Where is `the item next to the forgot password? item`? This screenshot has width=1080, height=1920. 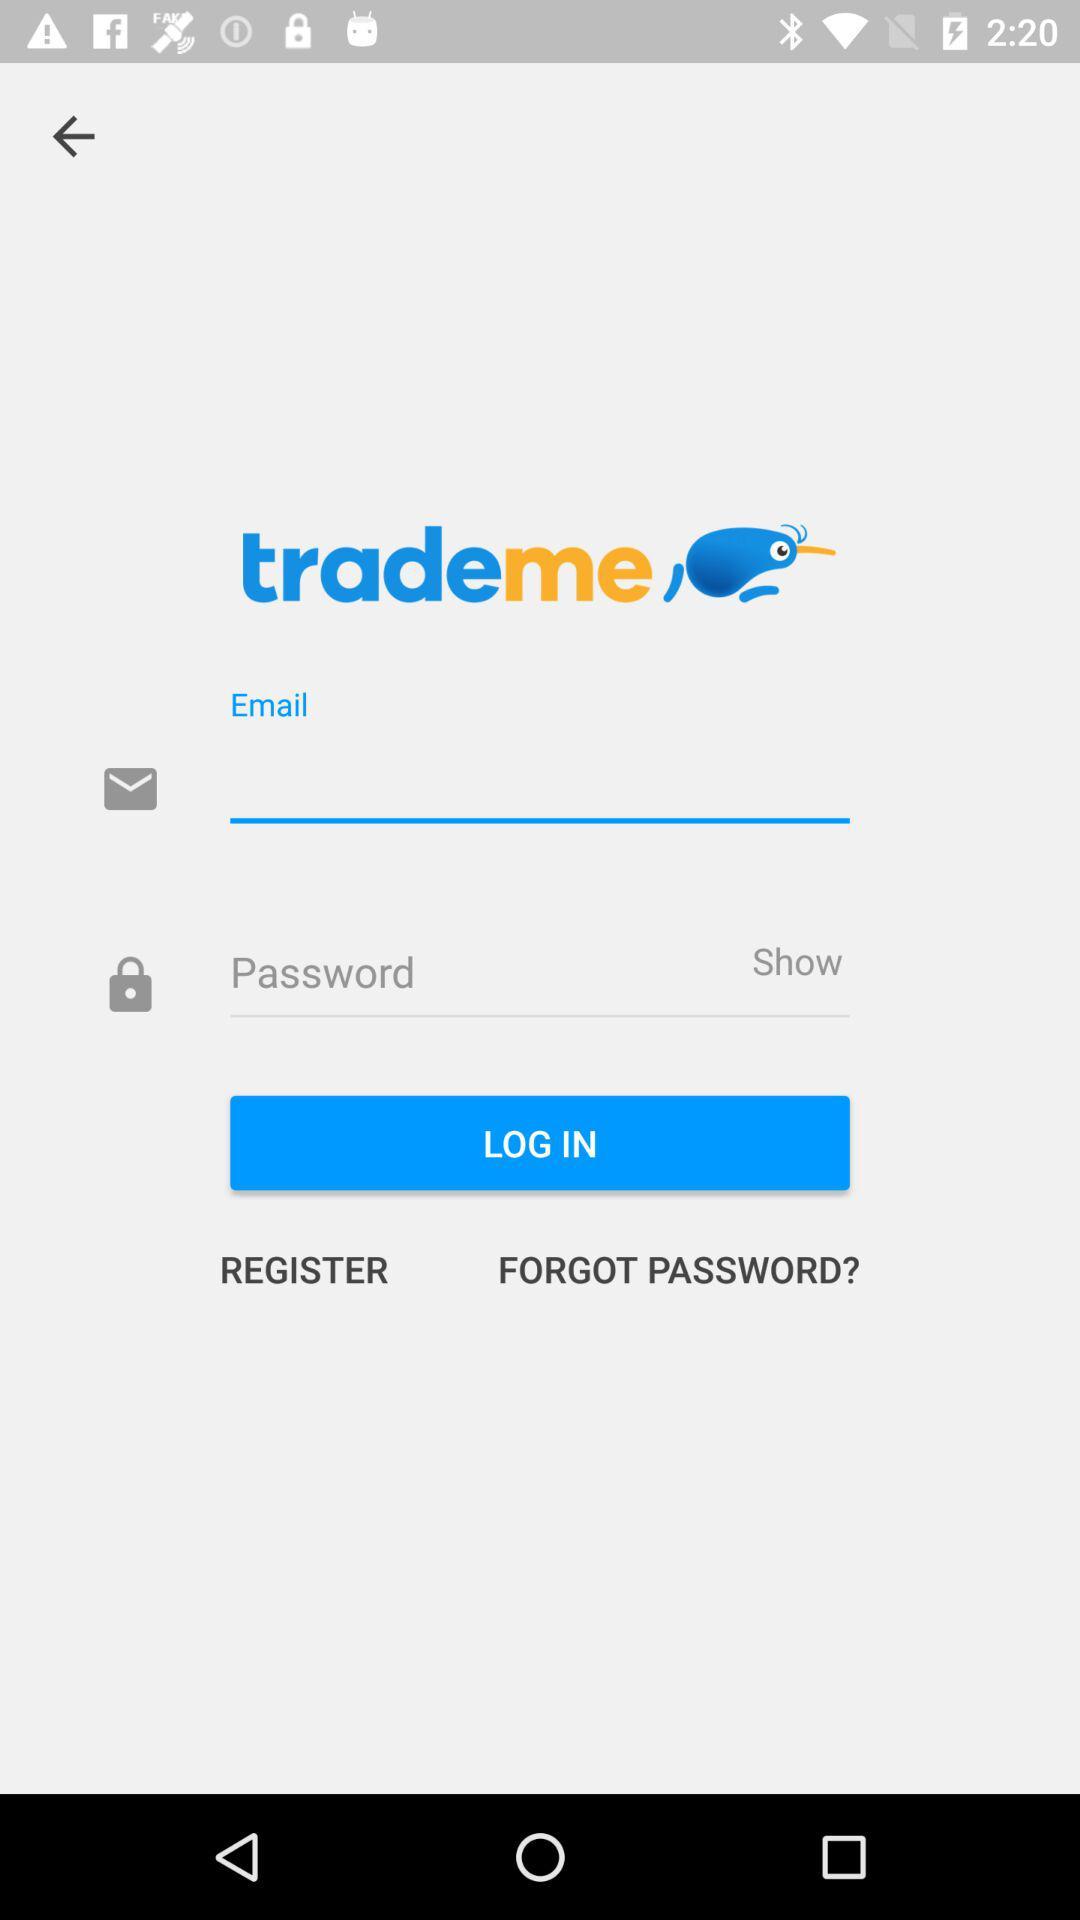 the item next to the forgot password? item is located at coordinates (324, 1267).